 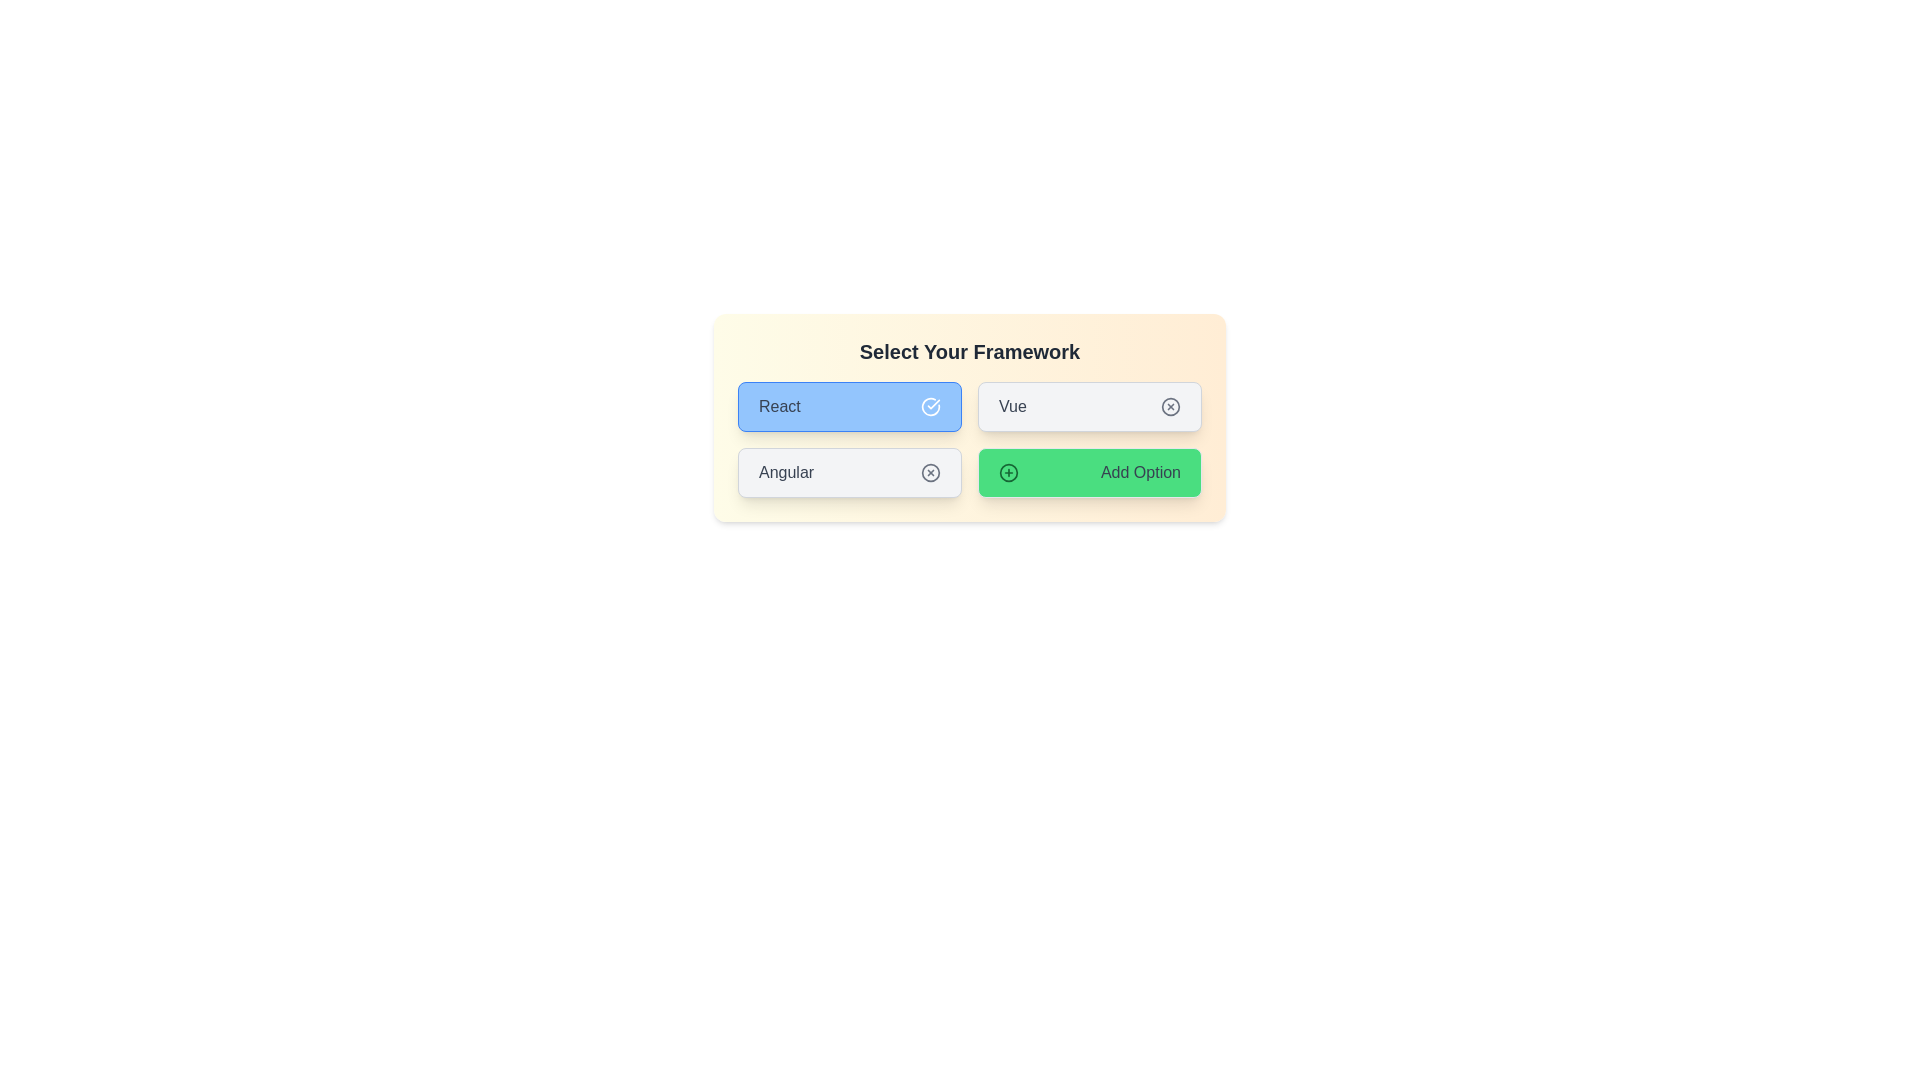 What do you see at coordinates (1088, 473) in the screenshot?
I see `the 'Add Option' button to add a new option` at bounding box center [1088, 473].